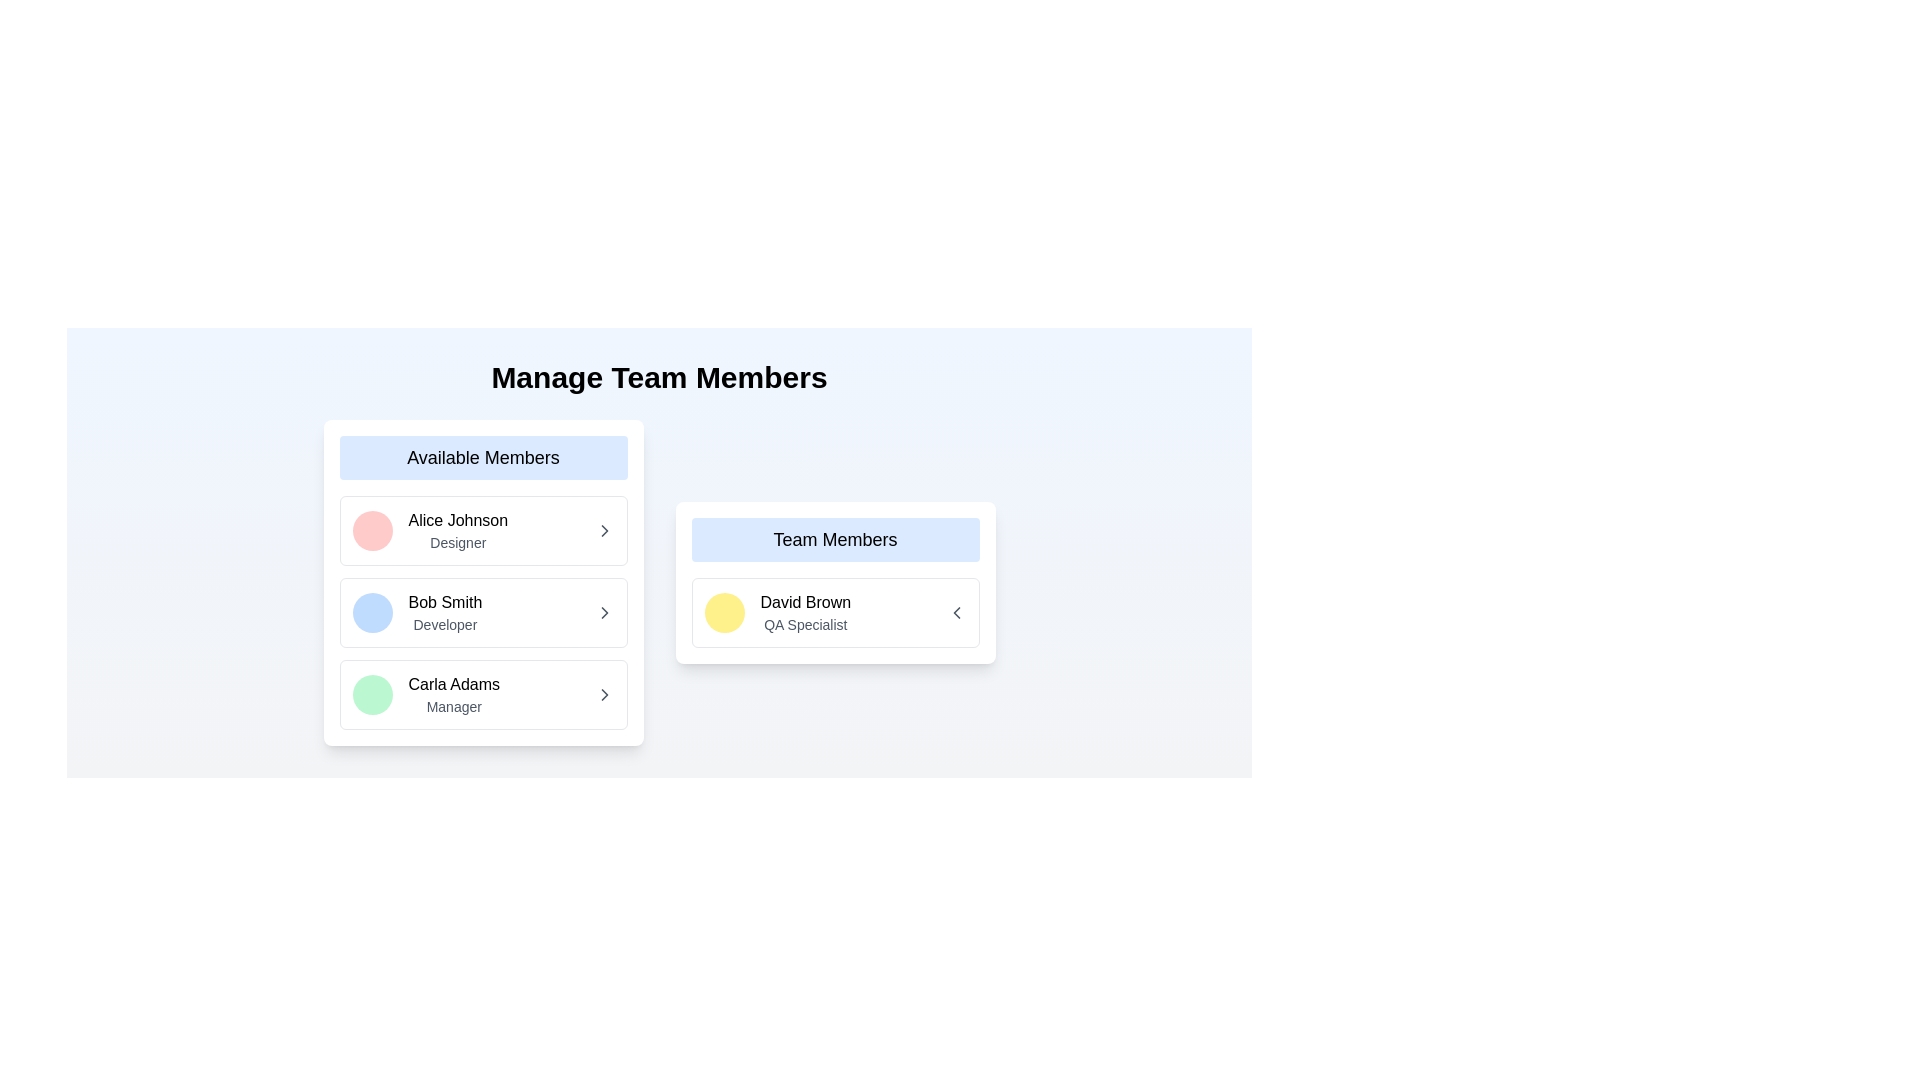 This screenshot has height=1080, width=1920. I want to click on the text label reading 'Developer' that is styled with a small font size and gray color, located below the name 'Bob Smith' in the 'Available Members' list, so click(444, 623).